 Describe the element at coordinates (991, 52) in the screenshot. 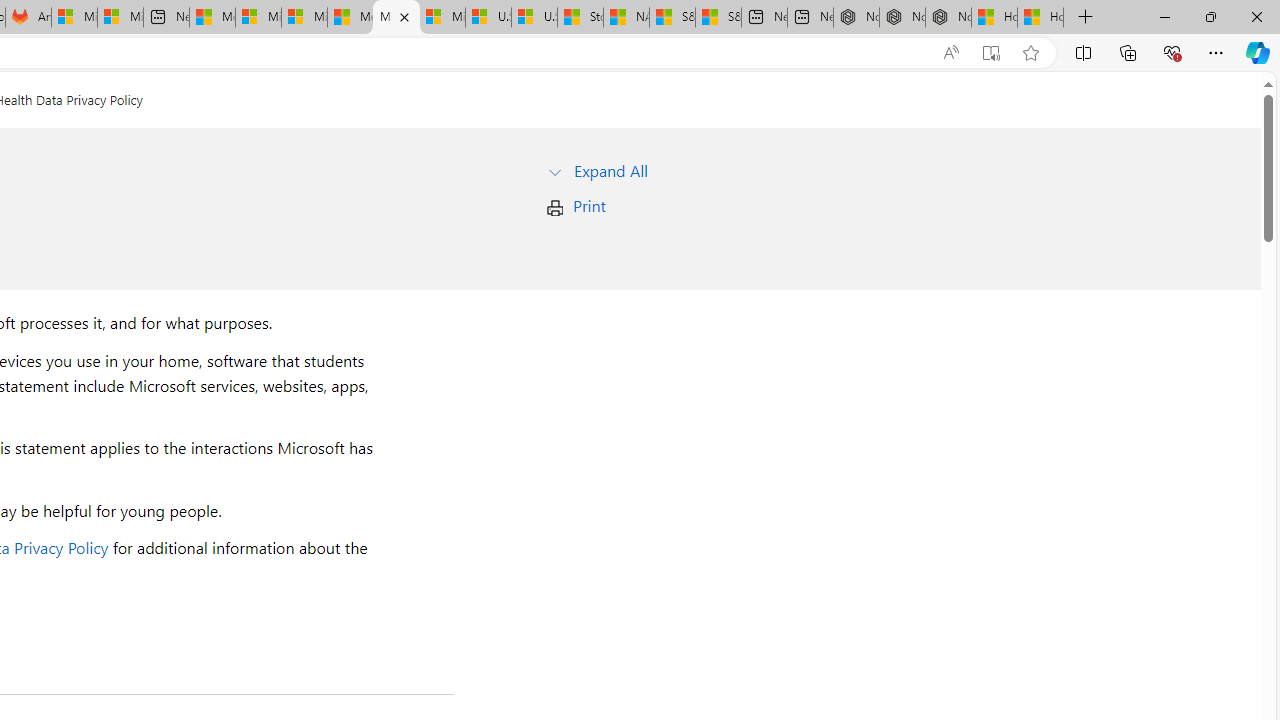

I see `'Enter Immersive Reader (F9)'` at that location.